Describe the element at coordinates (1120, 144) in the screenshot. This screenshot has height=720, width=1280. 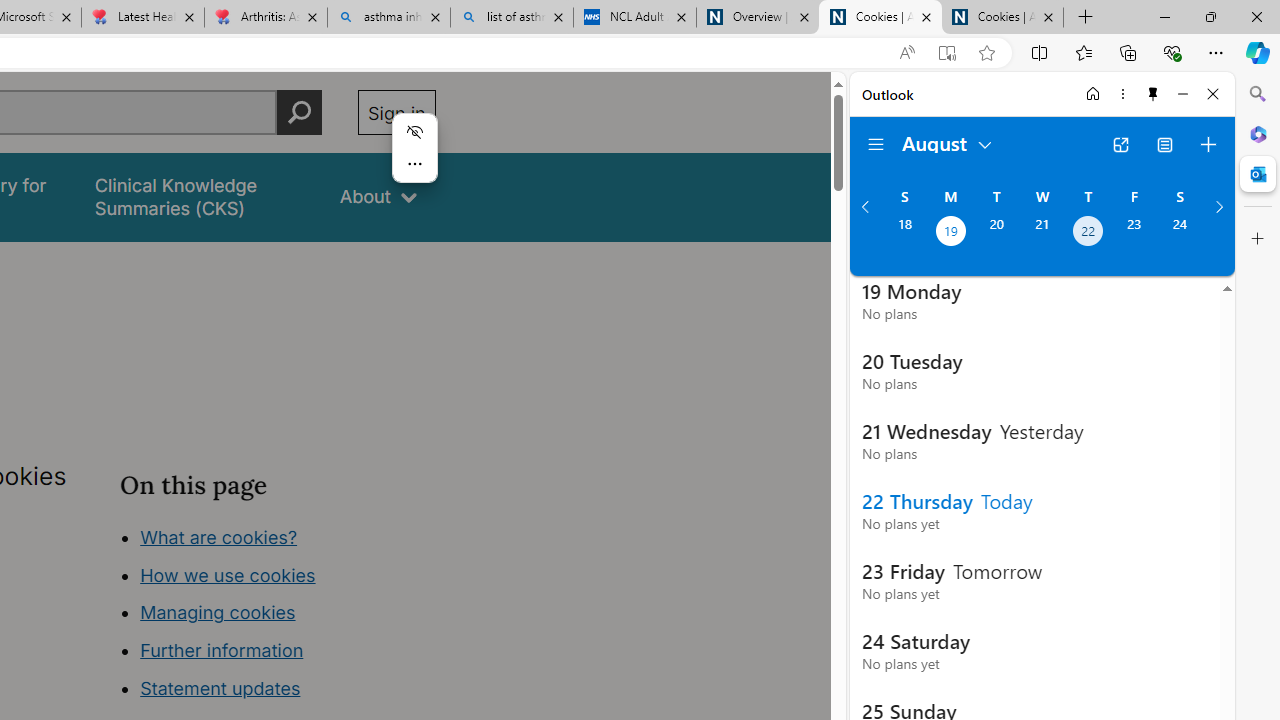
I see `'Open in new tab'` at that location.